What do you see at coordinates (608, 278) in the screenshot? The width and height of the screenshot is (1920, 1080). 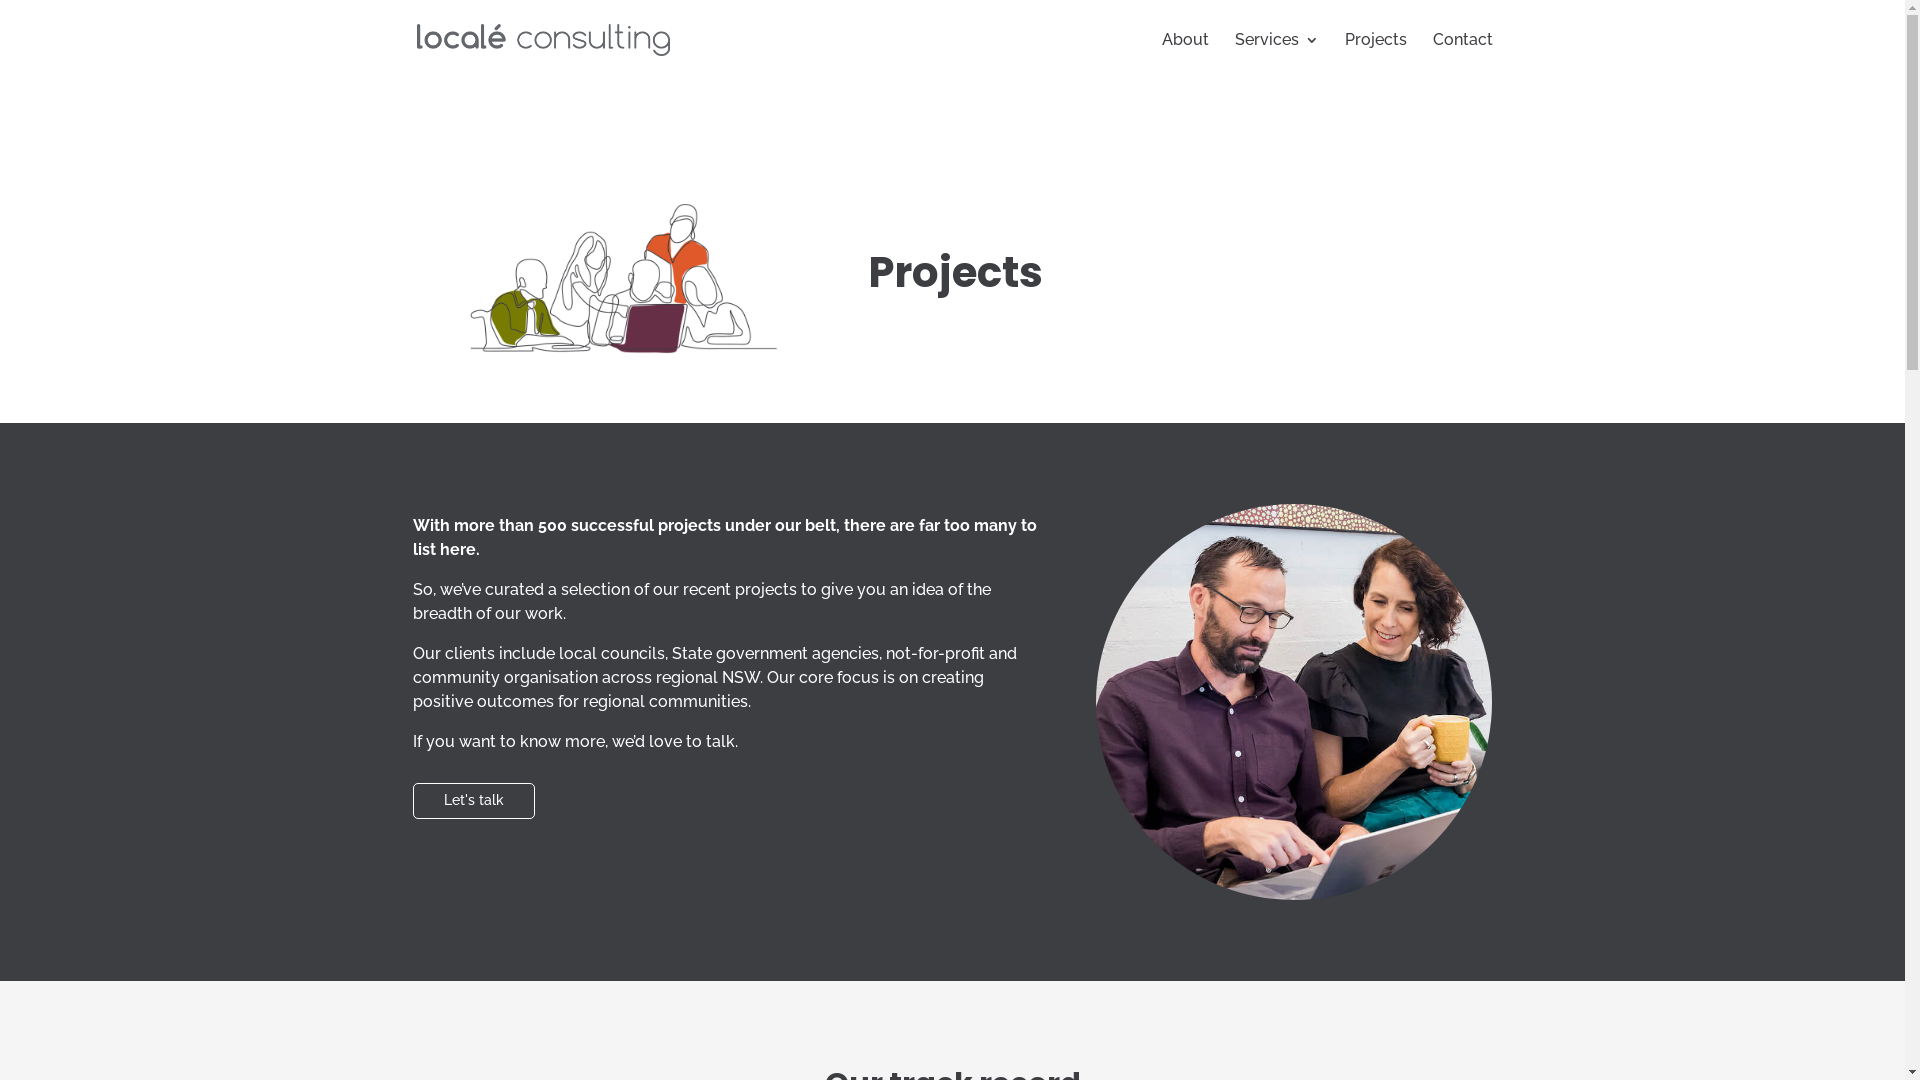 I see `'locale consulting projects'` at bounding box center [608, 278].